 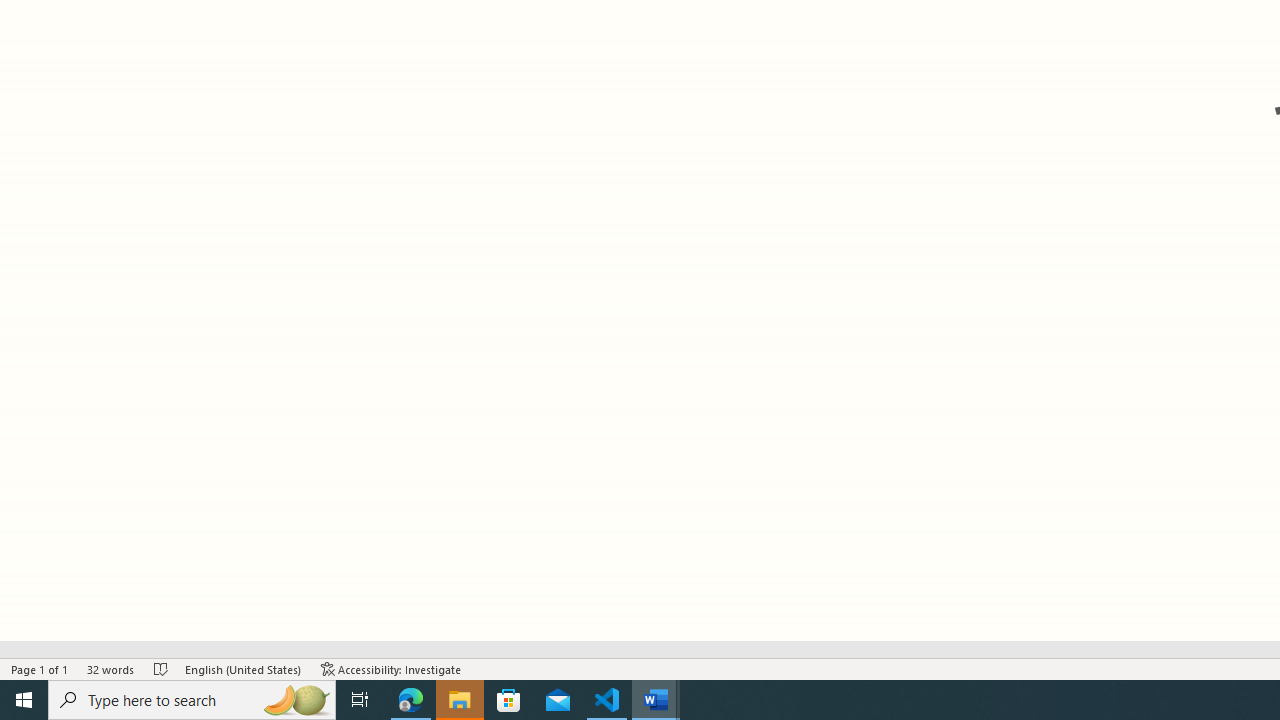 What do you see at coordinates (161, 669) in the screenshot?
I see `'Spelling and Grammar Check No Errors'` at bounding box center [161, 669].